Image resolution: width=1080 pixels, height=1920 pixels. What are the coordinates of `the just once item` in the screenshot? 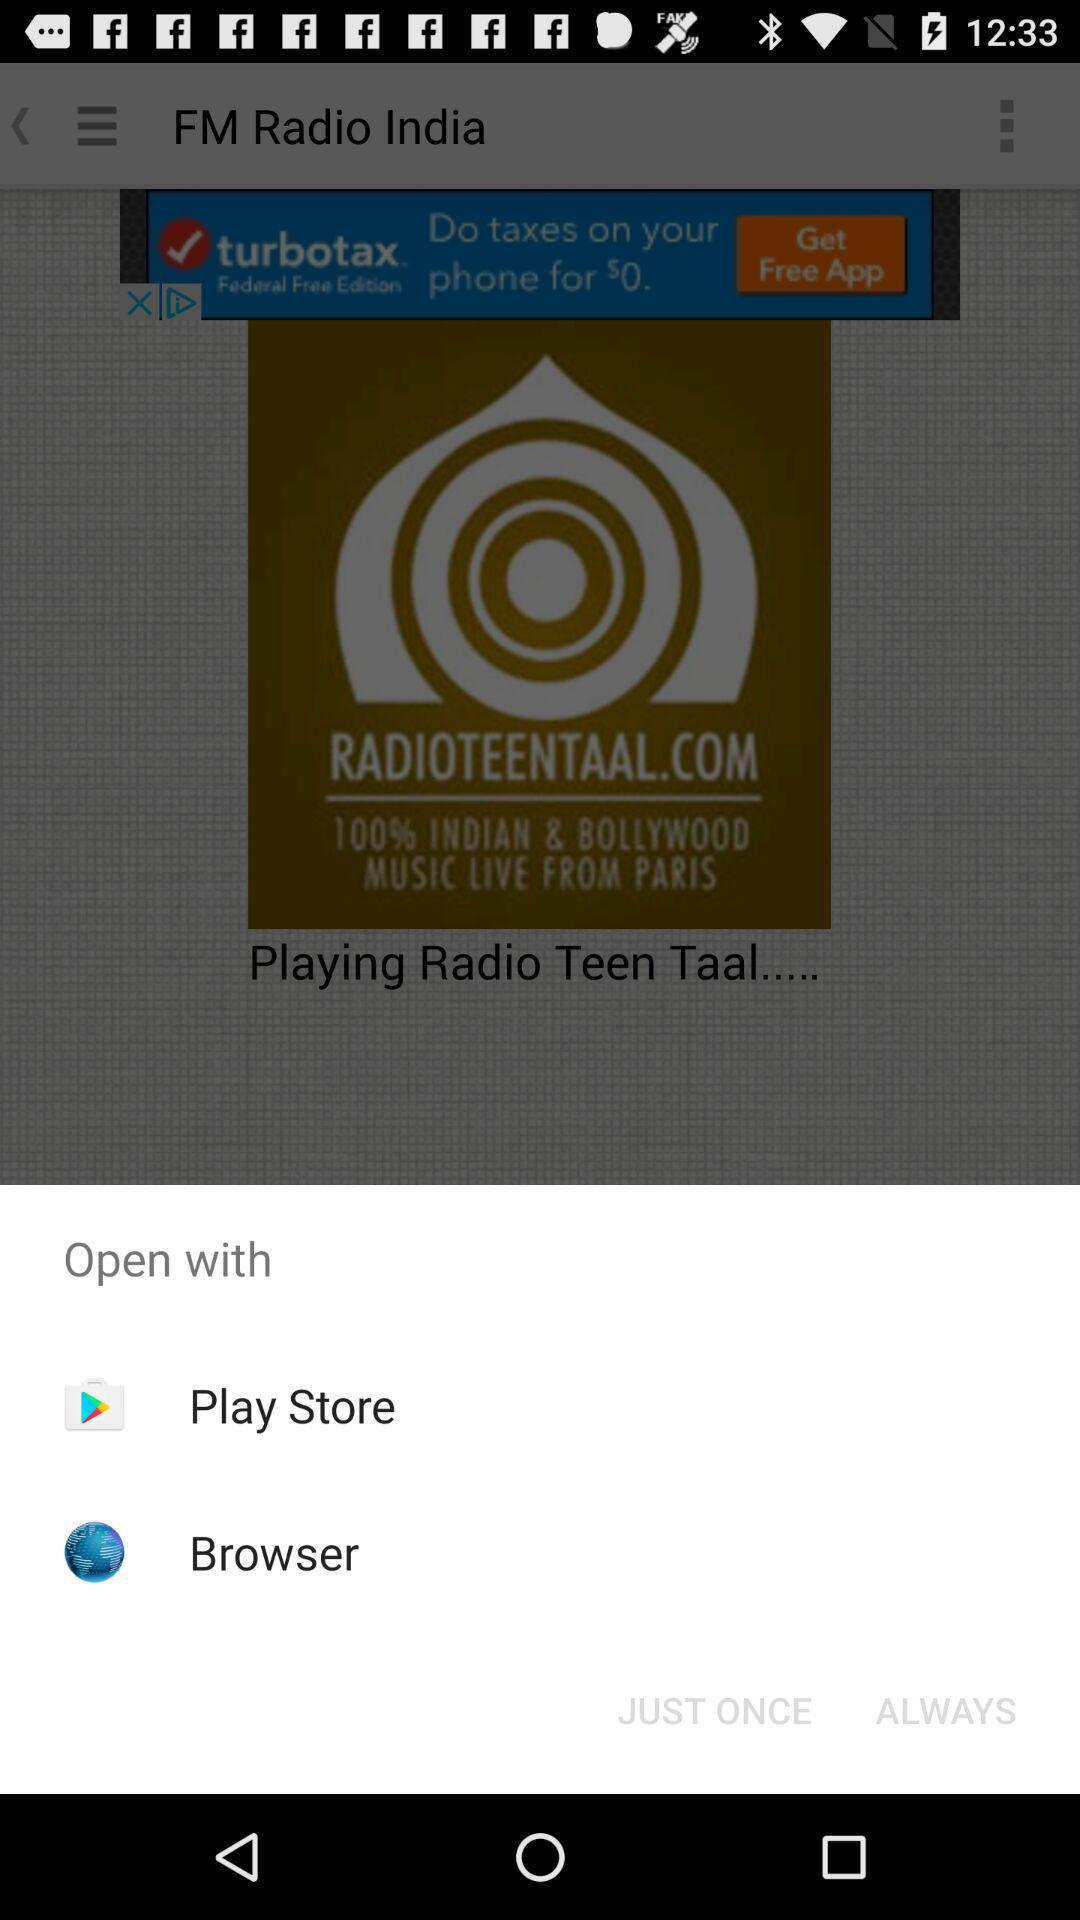 It's located at (713, 1708).